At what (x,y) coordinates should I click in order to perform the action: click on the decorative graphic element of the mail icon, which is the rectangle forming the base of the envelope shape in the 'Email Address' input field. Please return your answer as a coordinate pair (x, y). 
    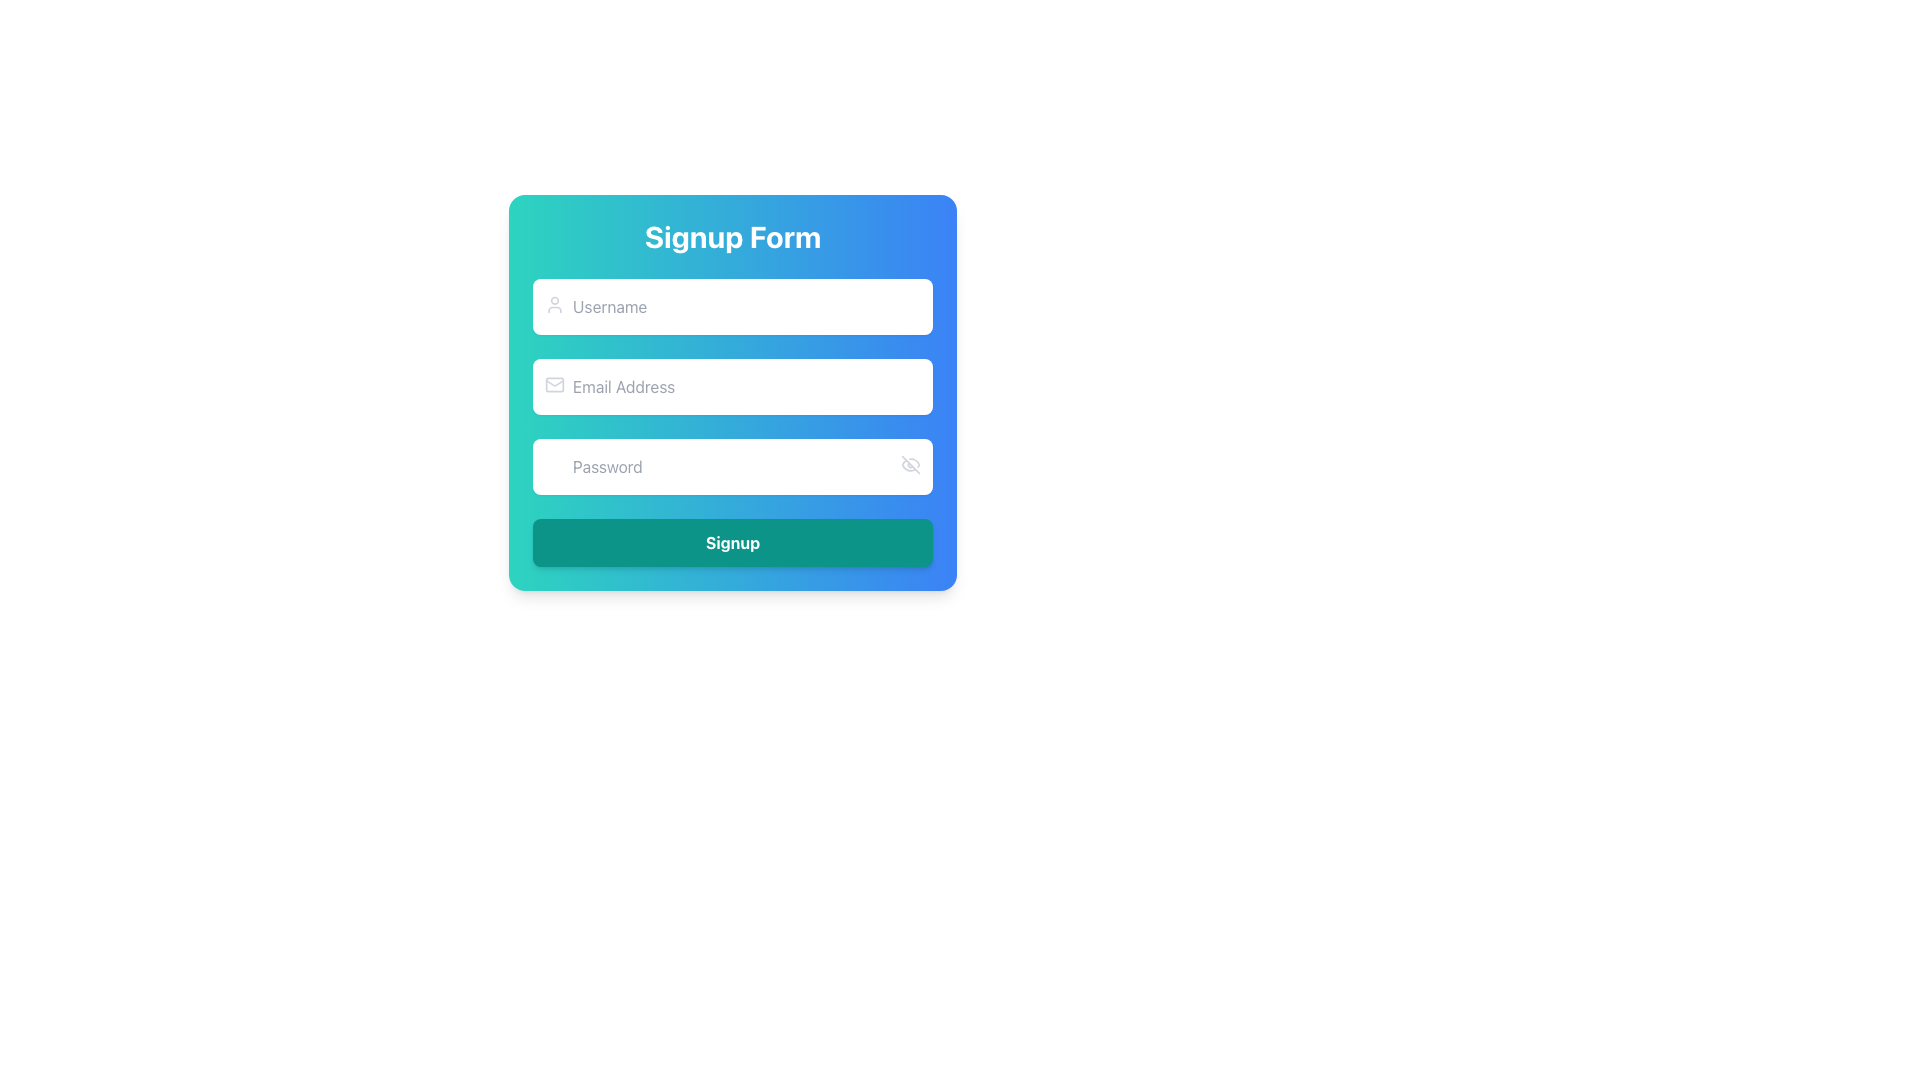
    Looking at the image, I should click on (555, 385).